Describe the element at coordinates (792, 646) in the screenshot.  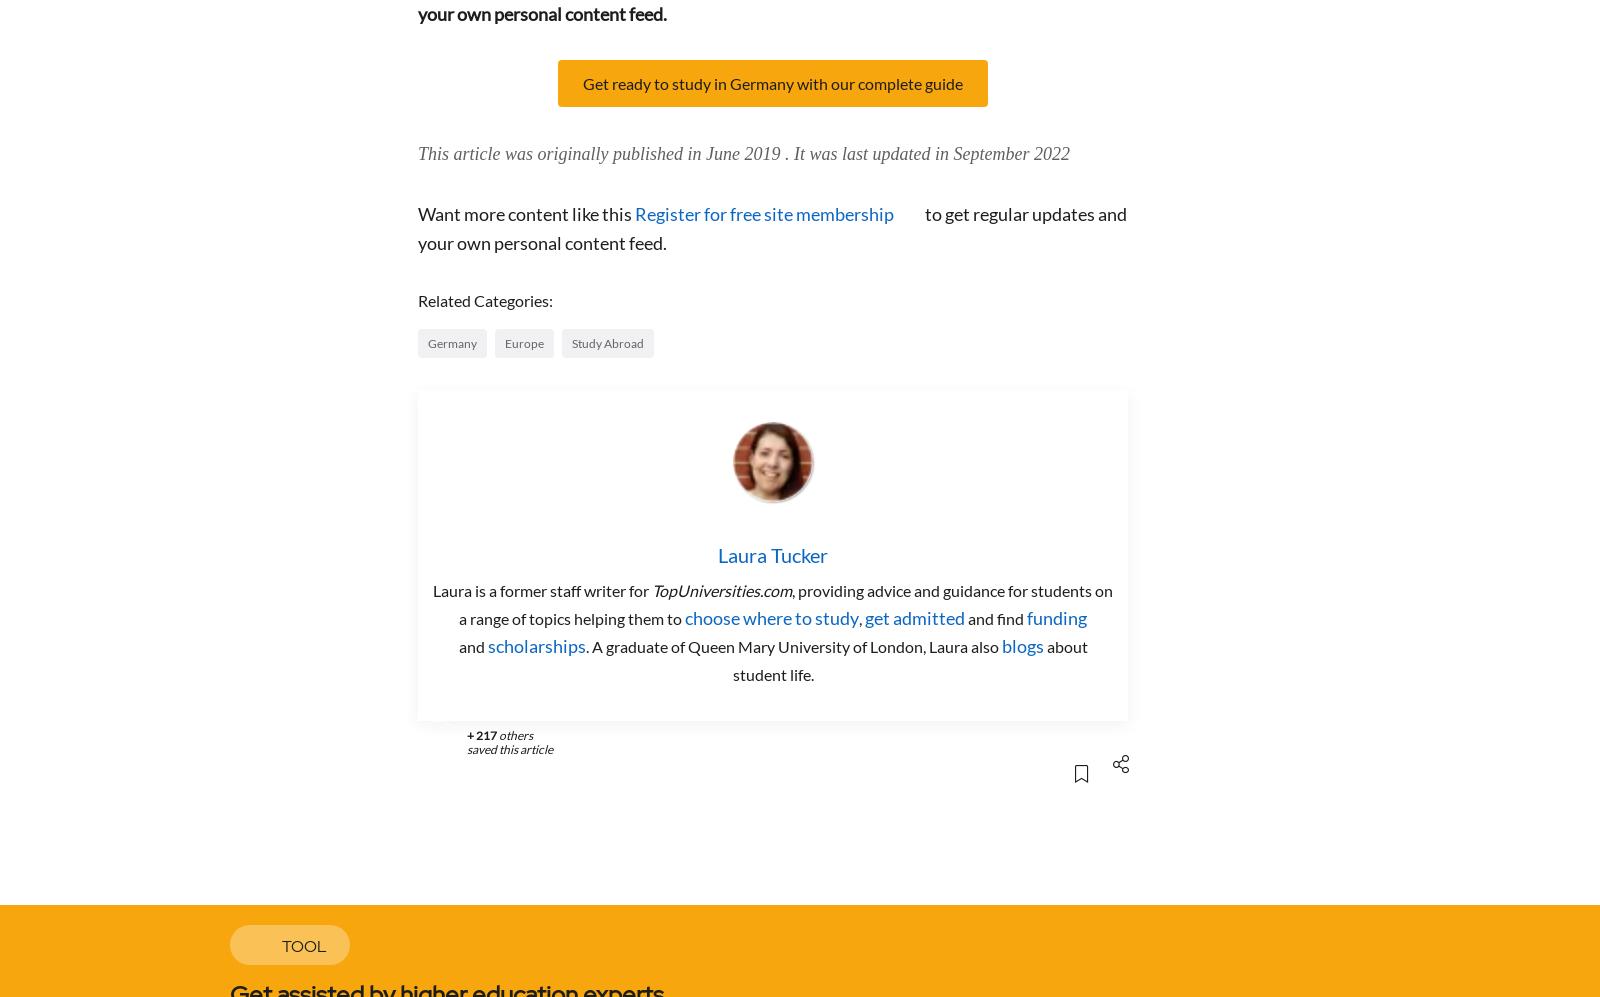
I see `'. A graduate of Queen Mary University of London, Laura also'` at that location.